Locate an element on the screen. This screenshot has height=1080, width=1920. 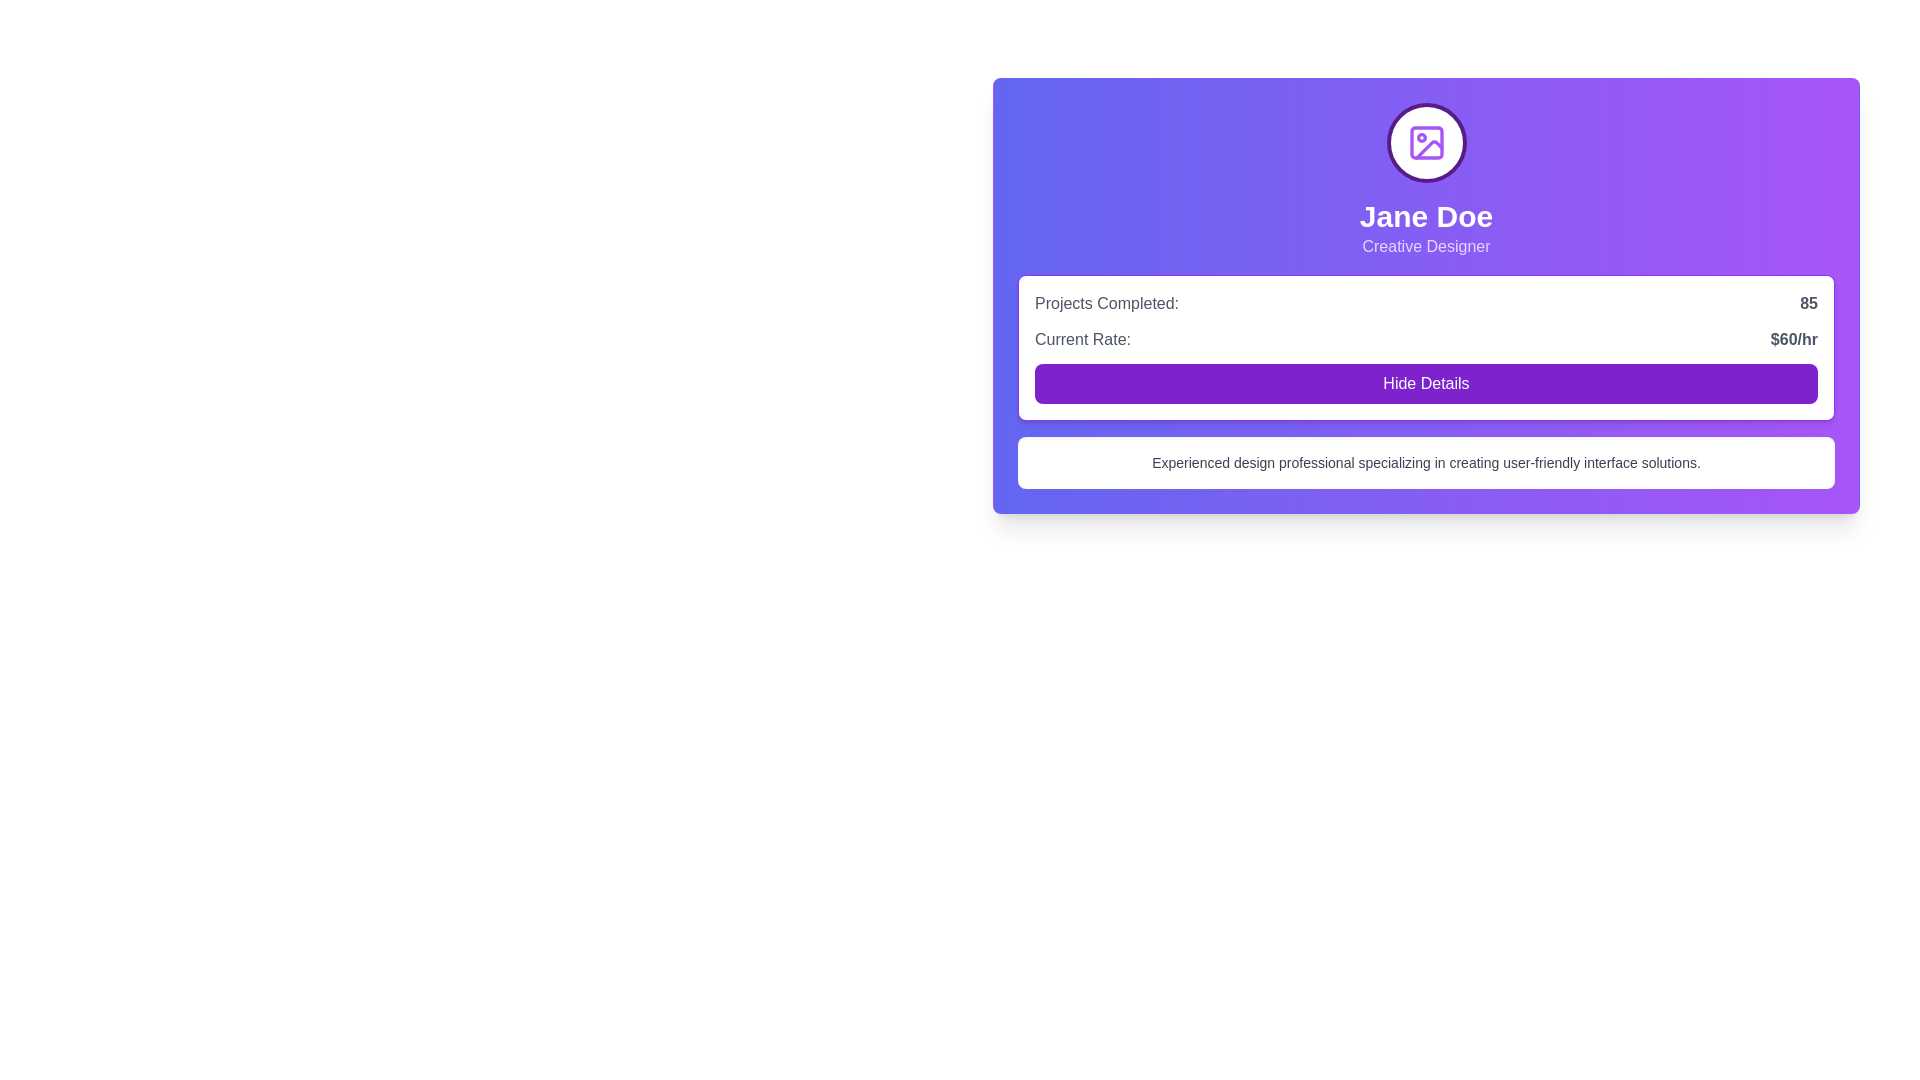
static text label indicating the total number of projects completed, positioned to the left of the number '85' is located at coordinates (1106, 304).